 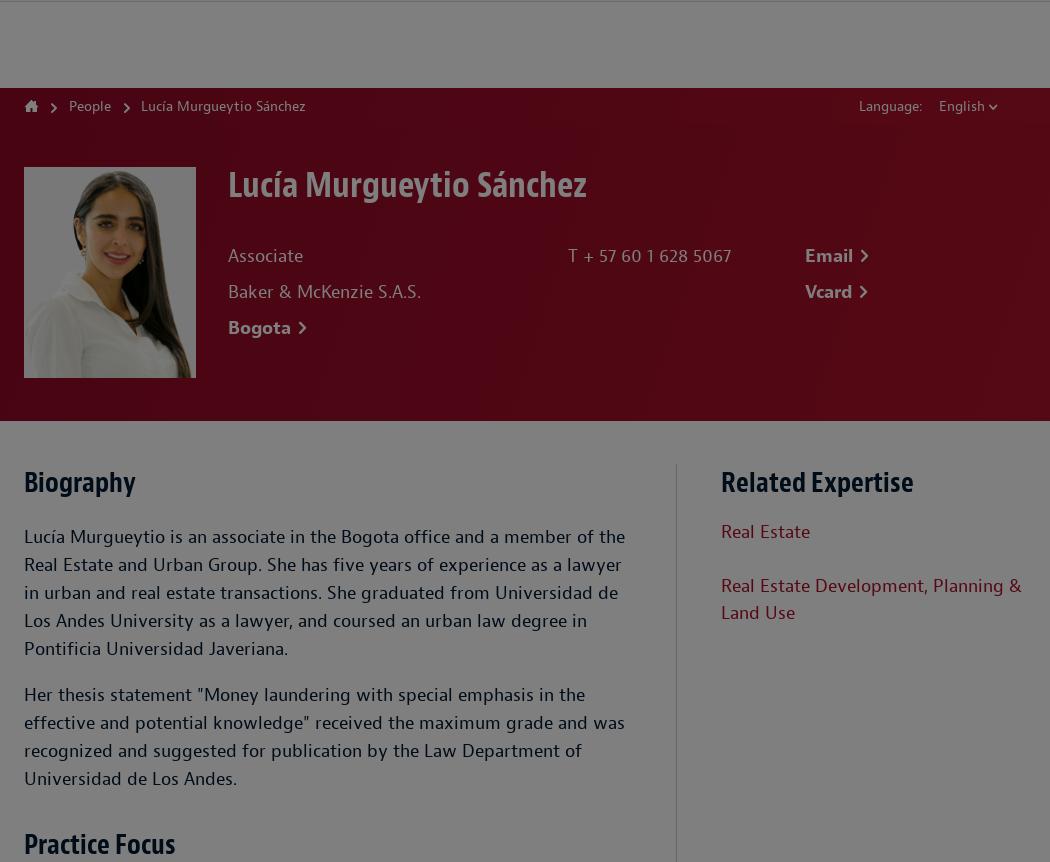 What do you see at coordinates (870, 600) in the screenshot?
I see `'Real Estate Development, Planning & Land Use'` at bounding box center [870, 600].